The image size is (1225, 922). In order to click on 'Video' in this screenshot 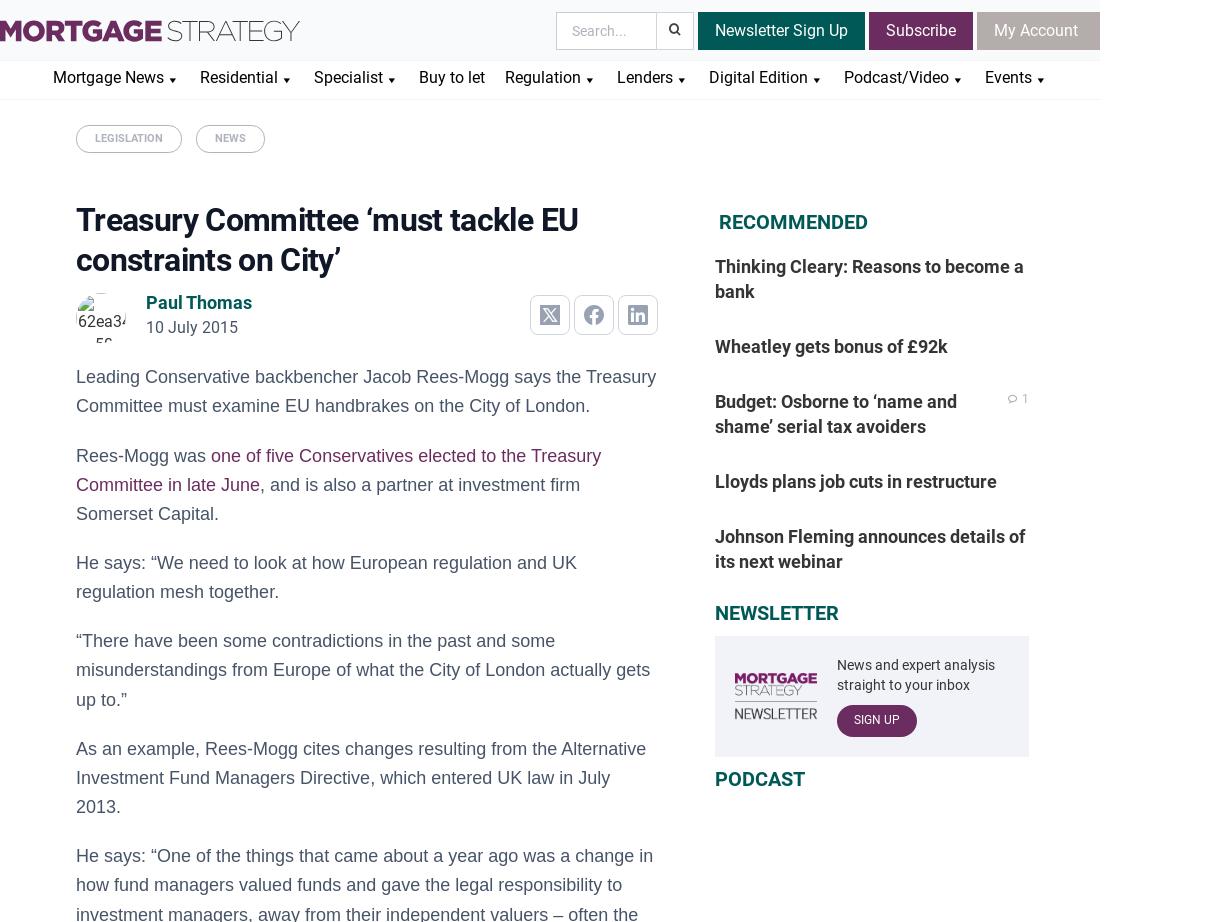, I will do `click(842, 156)`.